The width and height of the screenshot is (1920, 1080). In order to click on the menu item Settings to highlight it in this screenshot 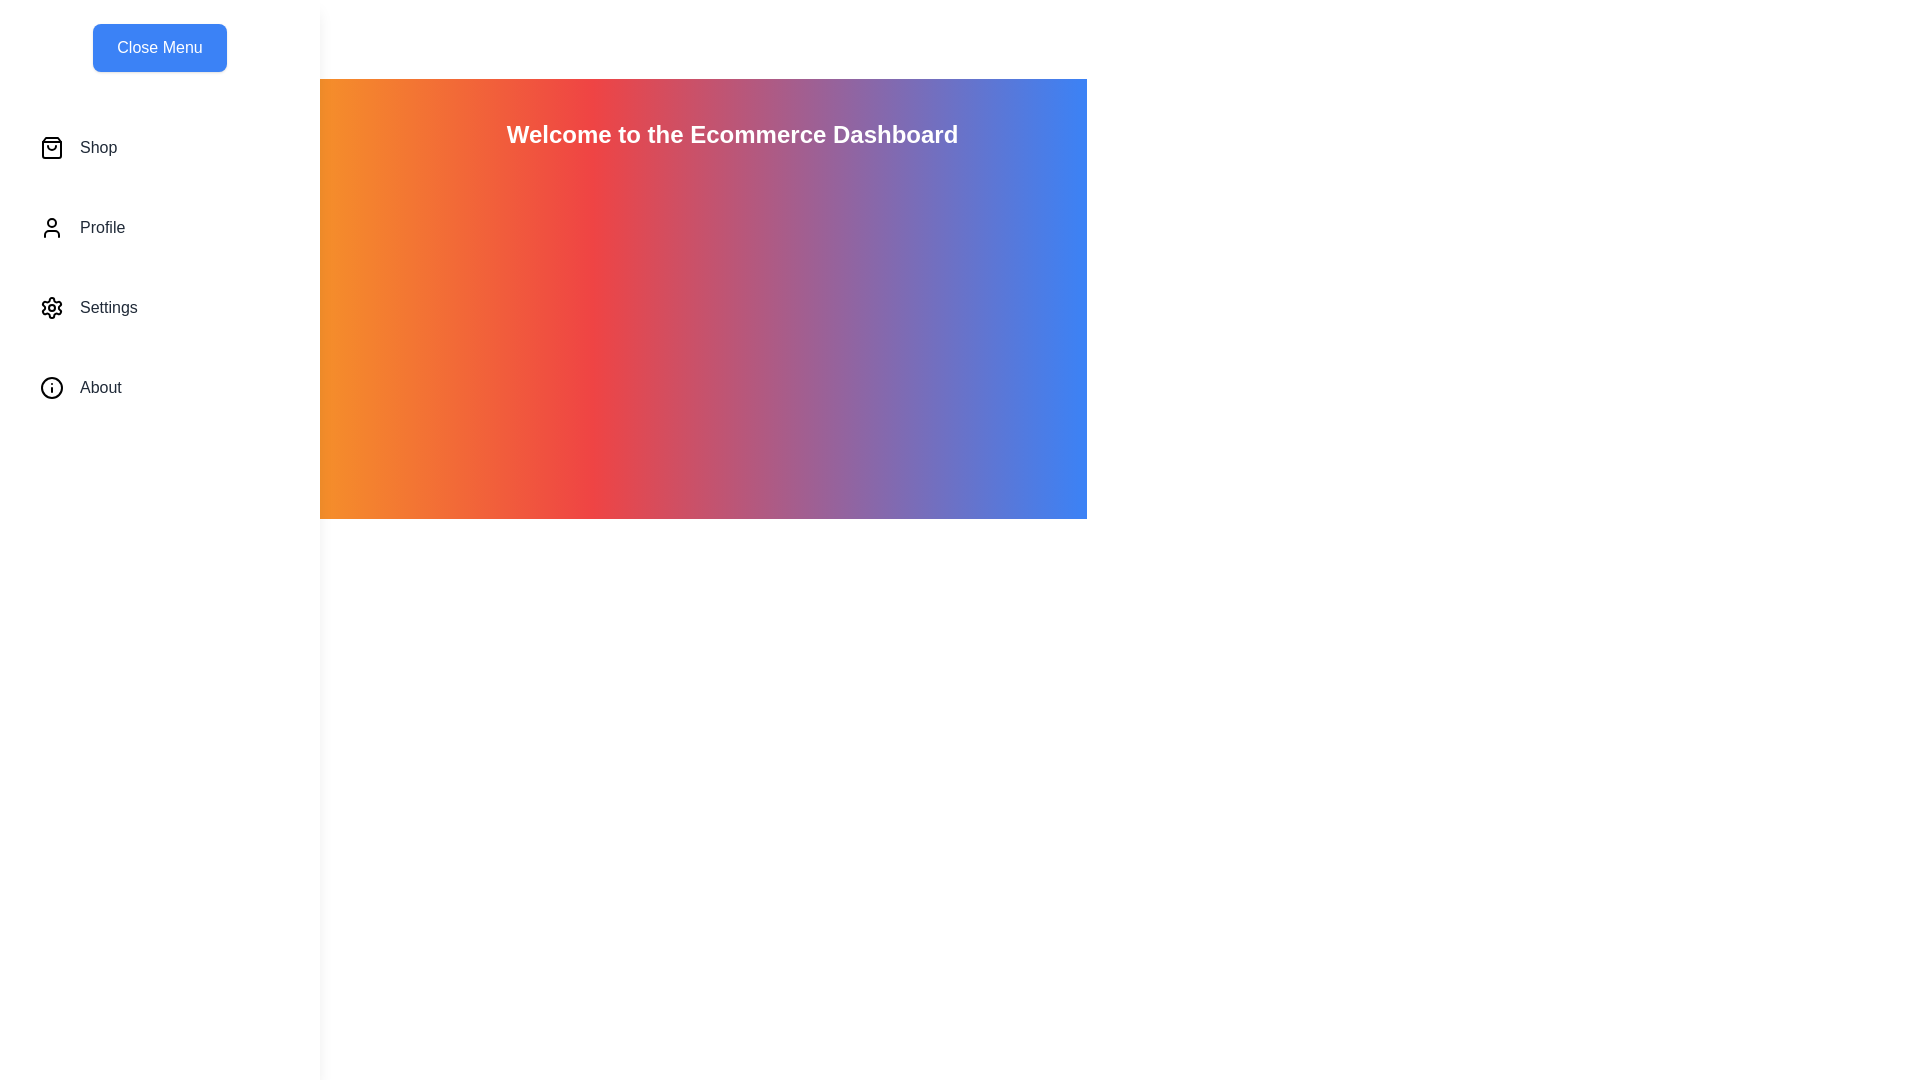, I will do `click(158, 308)`.